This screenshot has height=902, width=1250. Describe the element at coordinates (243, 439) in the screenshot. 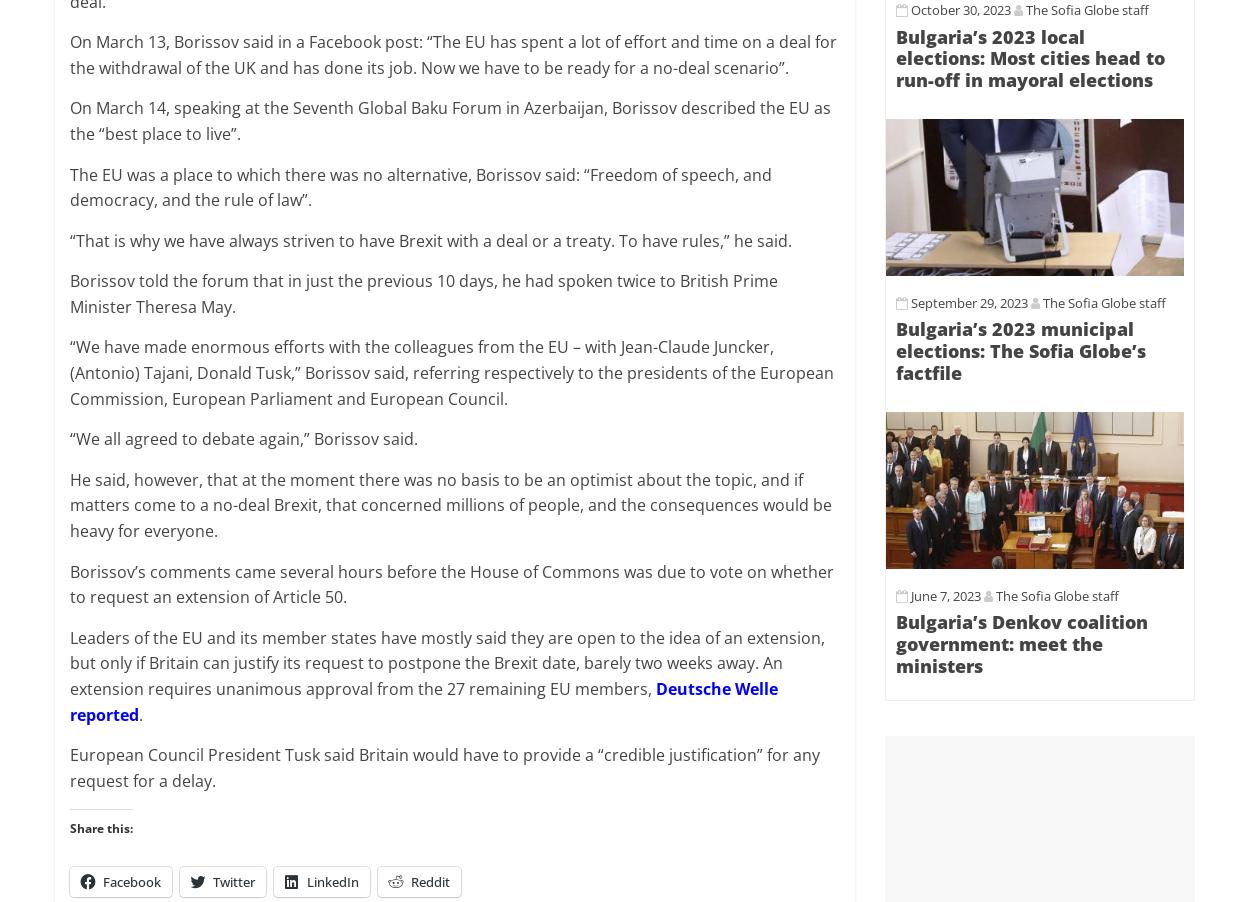

I see `'“We all agreed to debate again,” Borissov said.'` at that location.